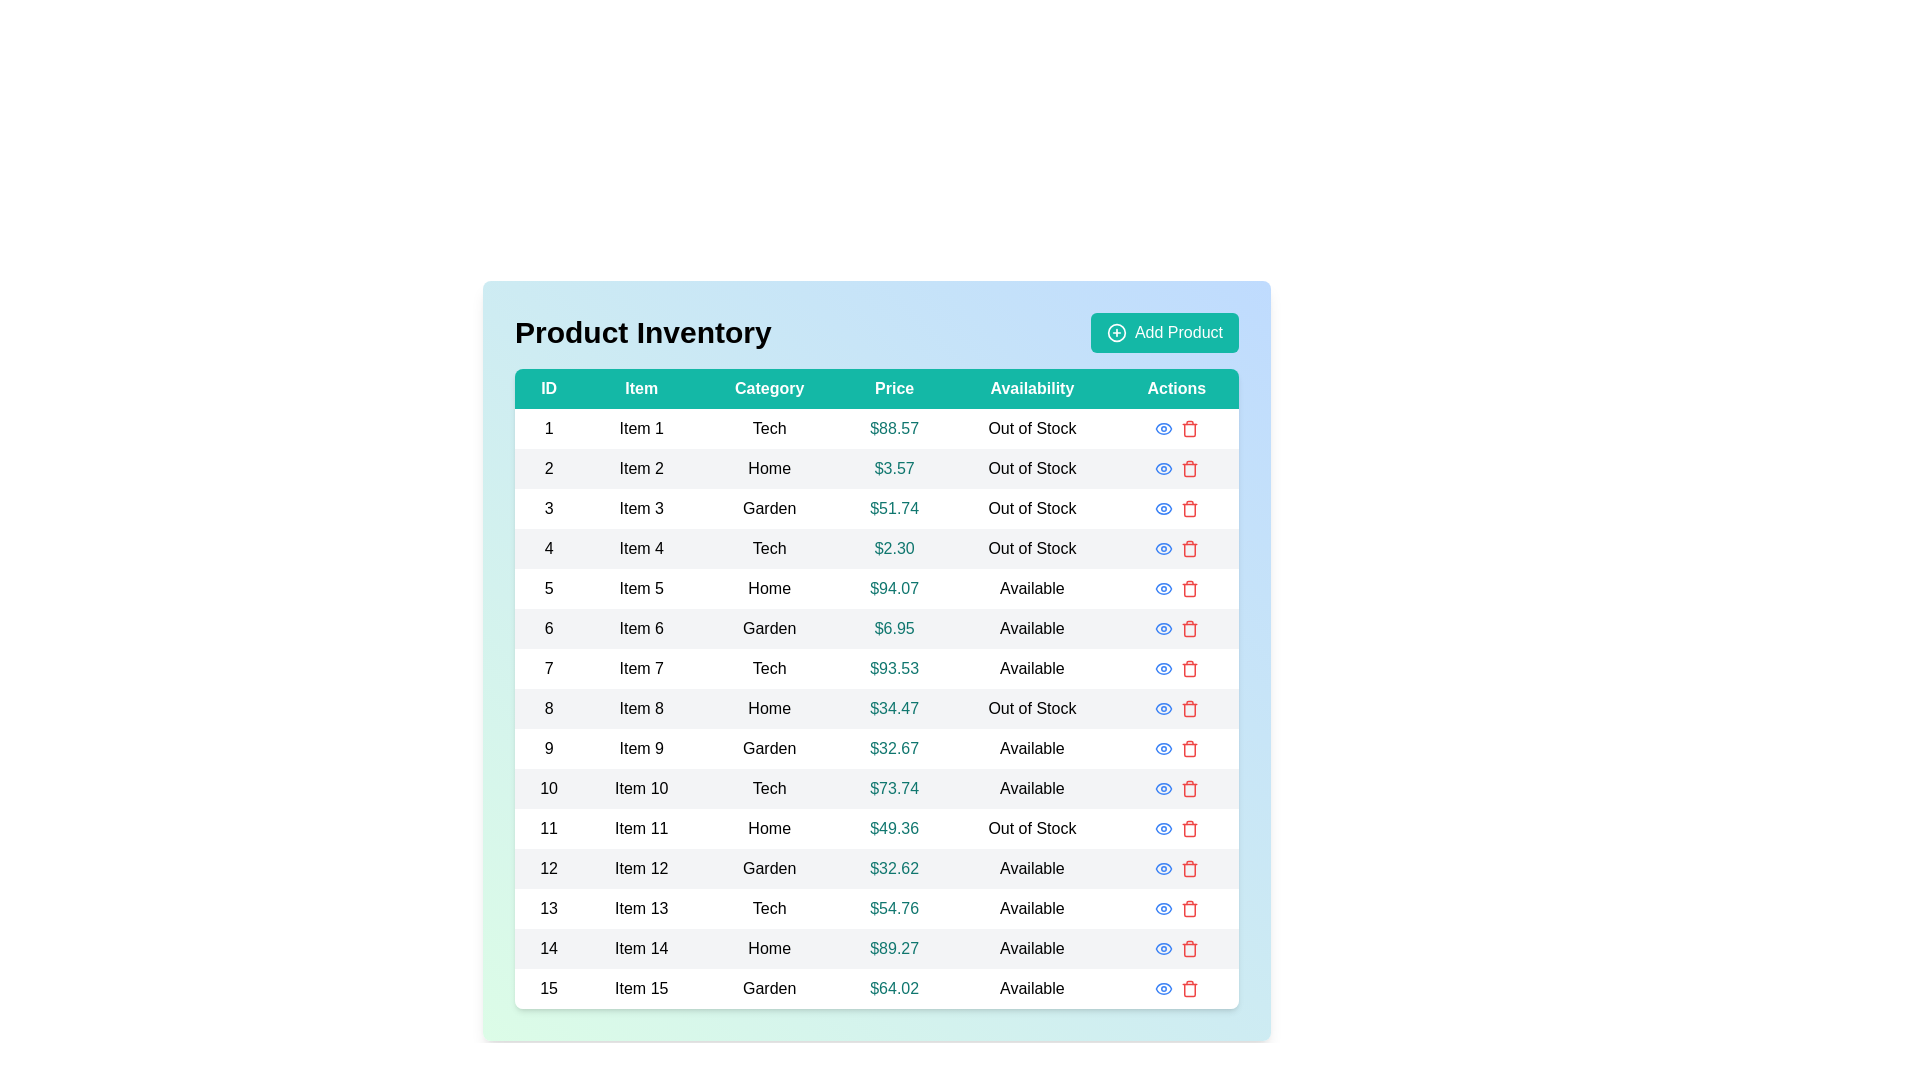 The image size is (1920, 1080). What do you see at coordinates (641, 389) in the screenshot?
I see `the Item header to sort the table by that column` at bounding box center [641, 389].